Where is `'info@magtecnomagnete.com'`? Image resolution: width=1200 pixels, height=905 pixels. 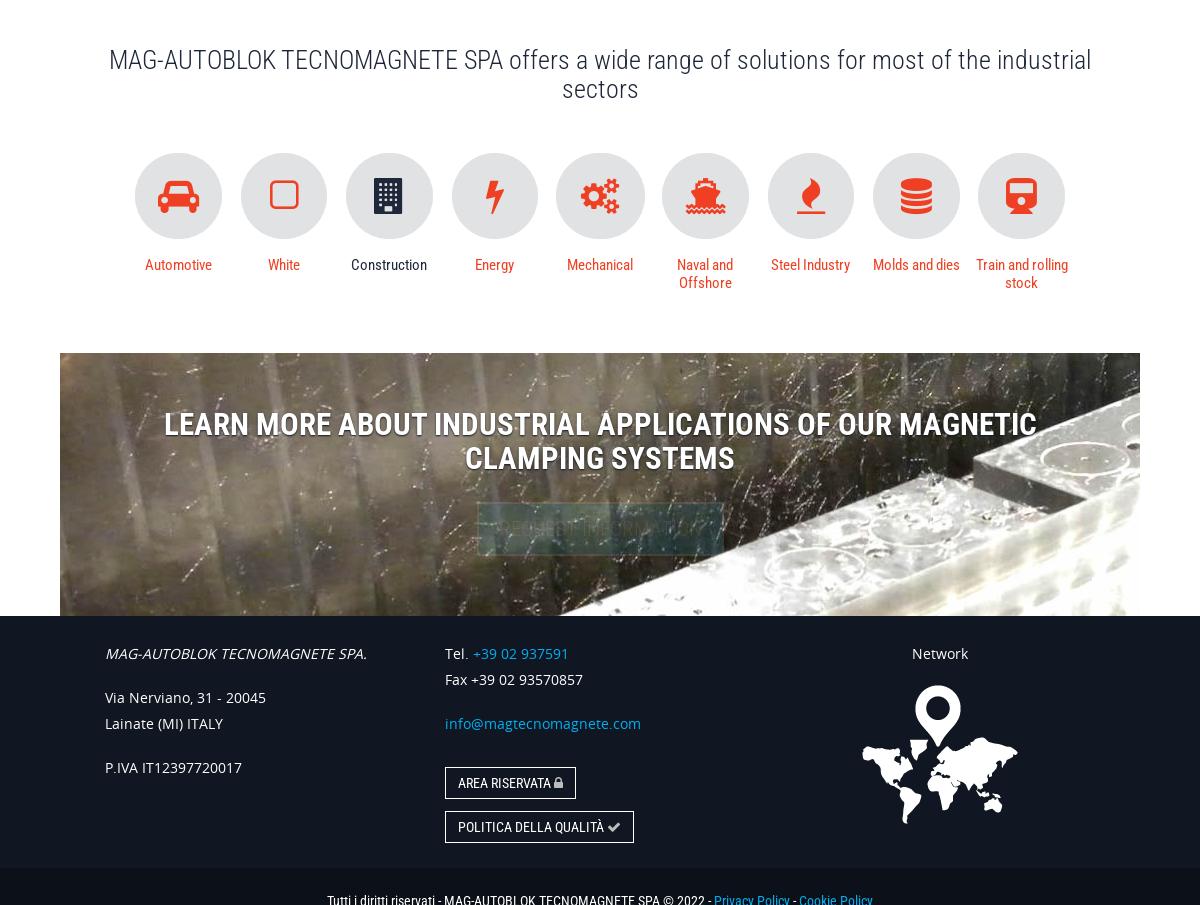
'info@magtecnomagnete.com' is located at coordinates (542, 721).